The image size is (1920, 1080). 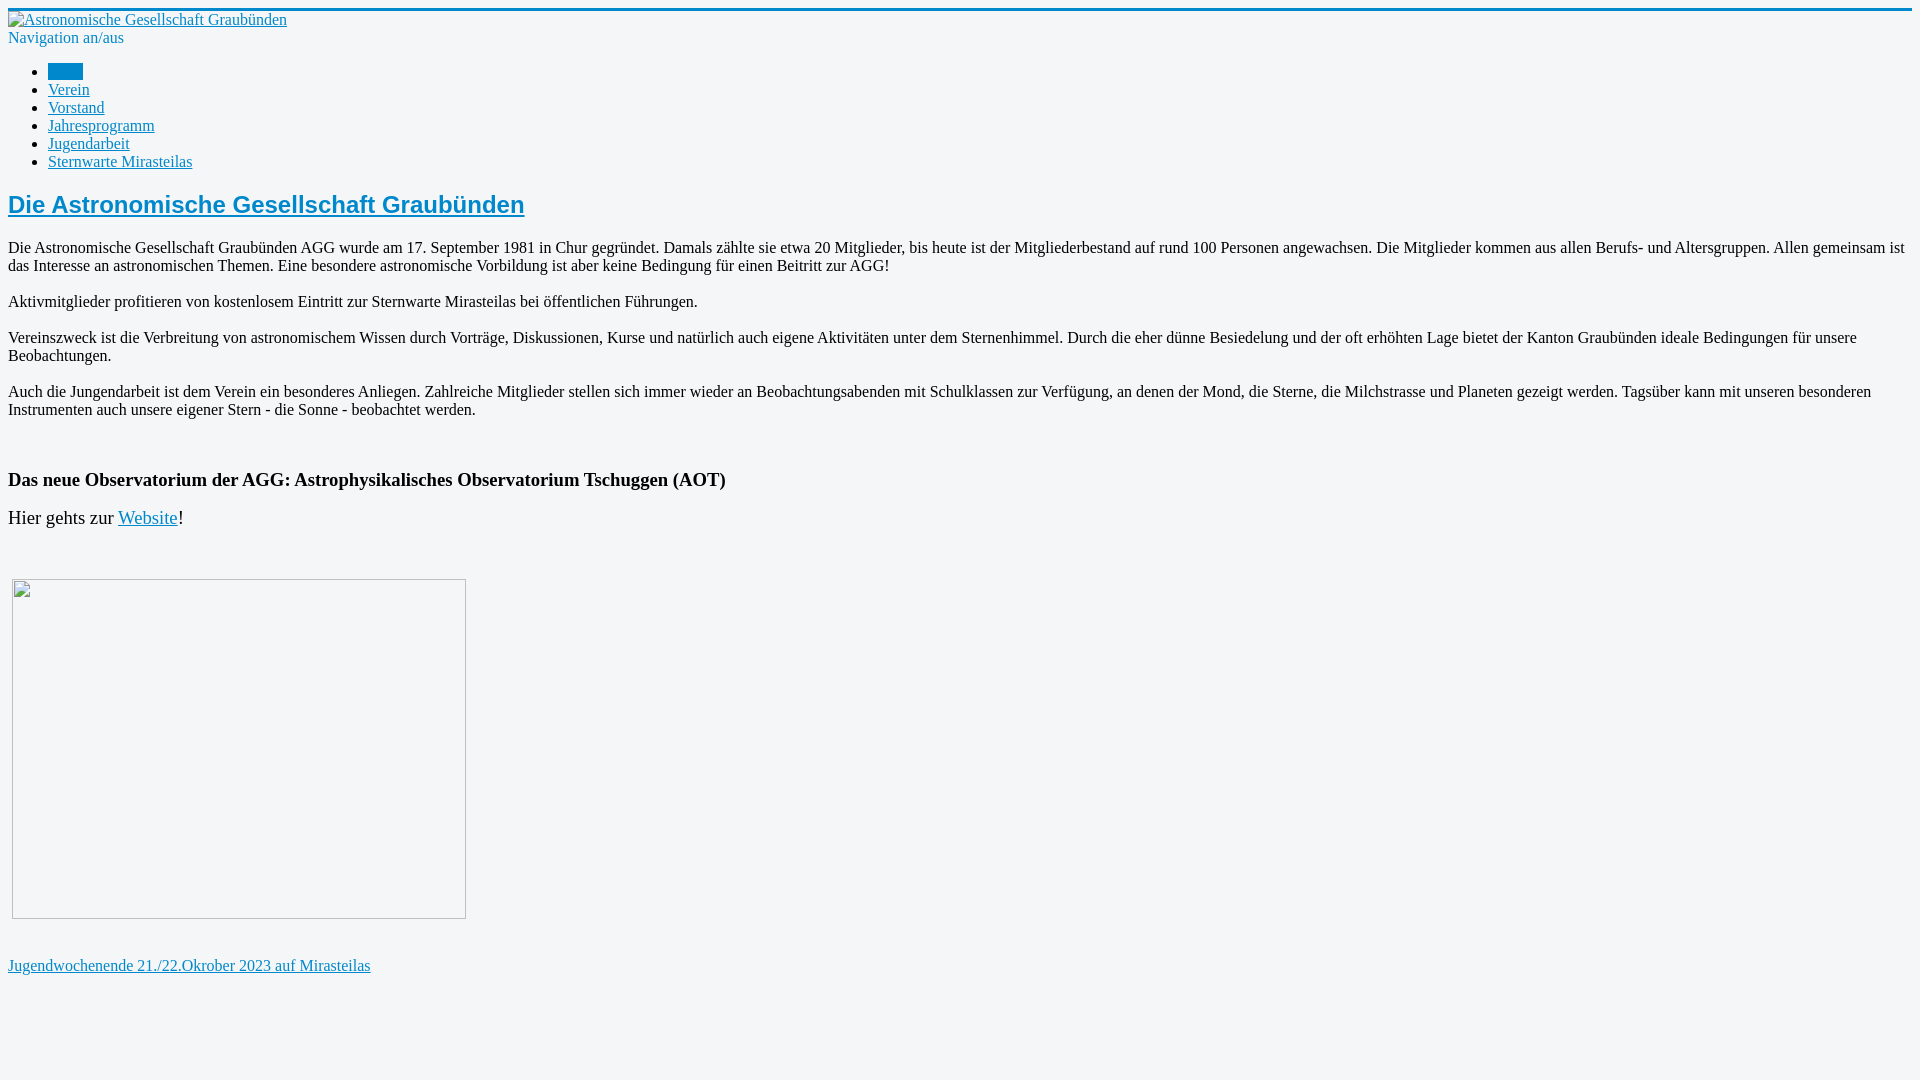 What do you see at coordinates (189, 964) in the screenshot?
I see `'Jugendwochenende 21./22.Okrober 2023 auf Mirasteilas'` at bounding box center [189, 964].